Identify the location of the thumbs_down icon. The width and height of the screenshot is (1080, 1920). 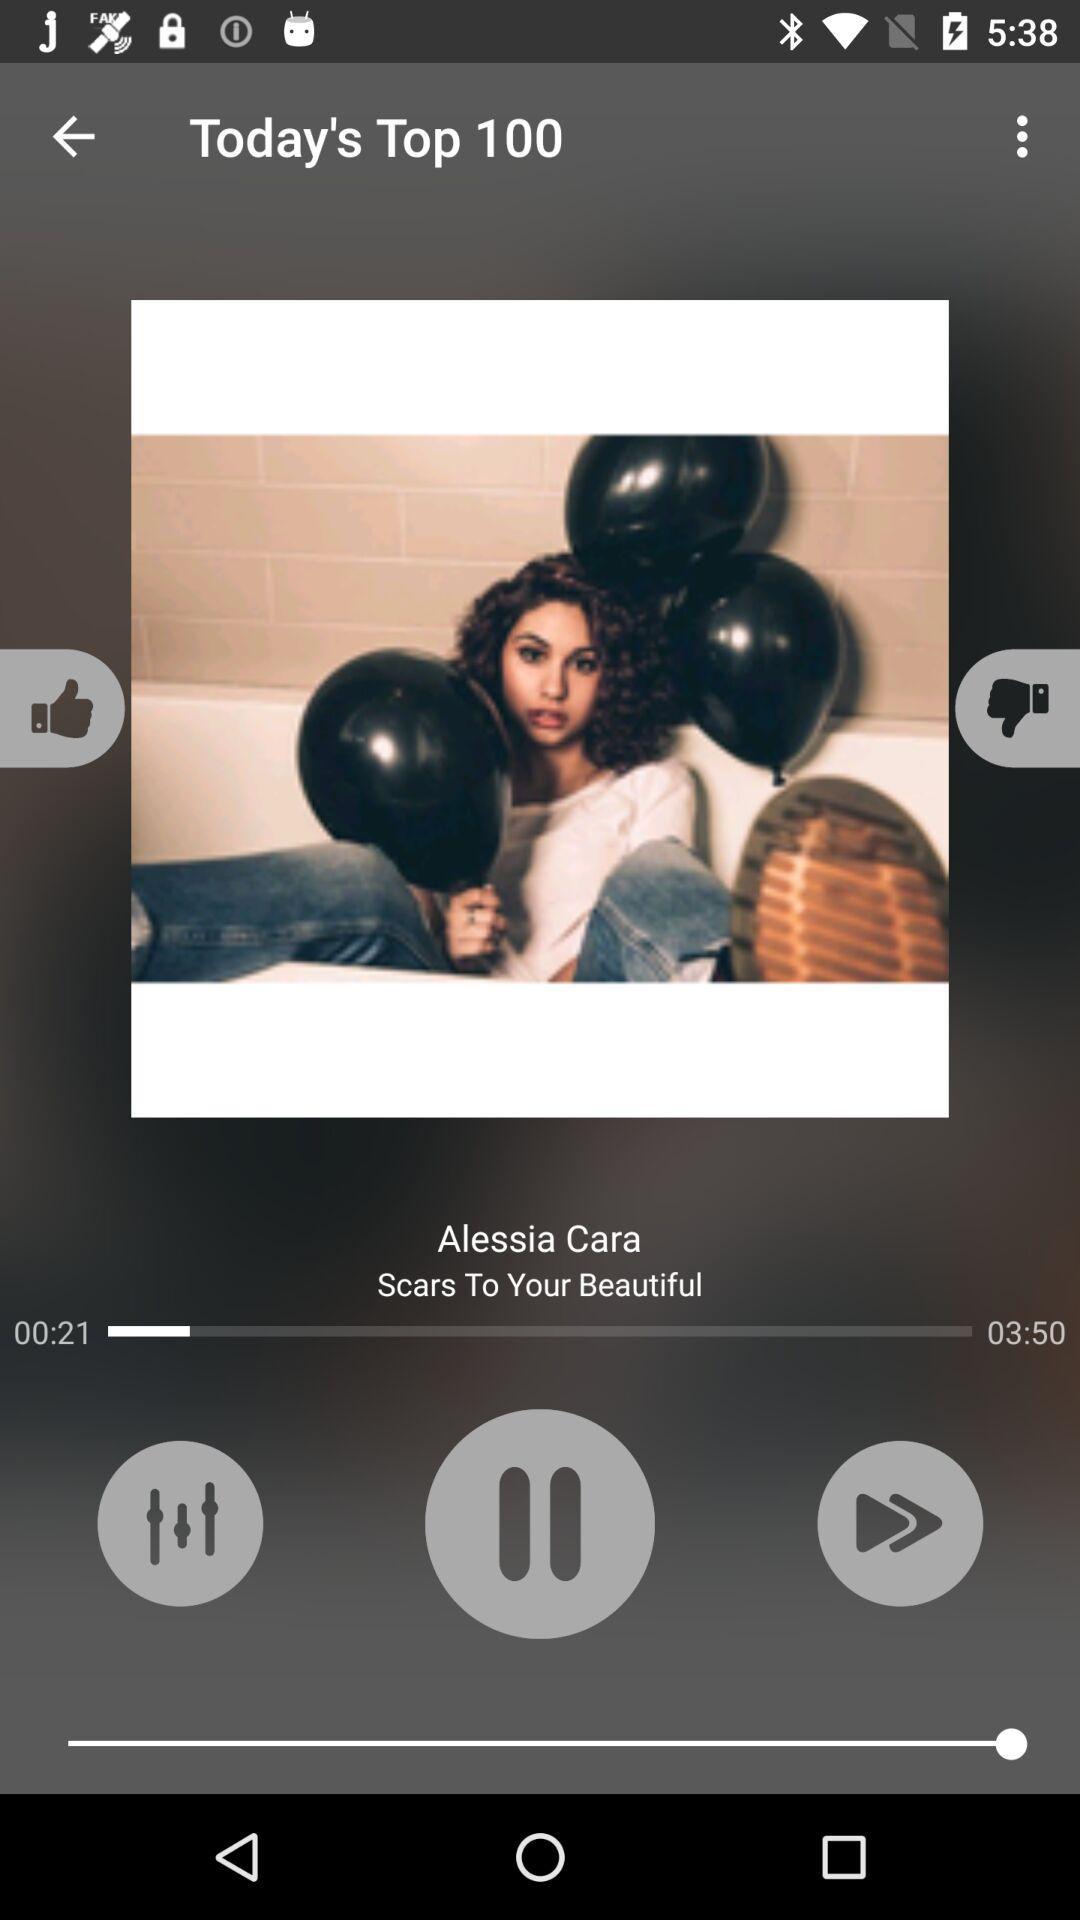
(1014, 708).